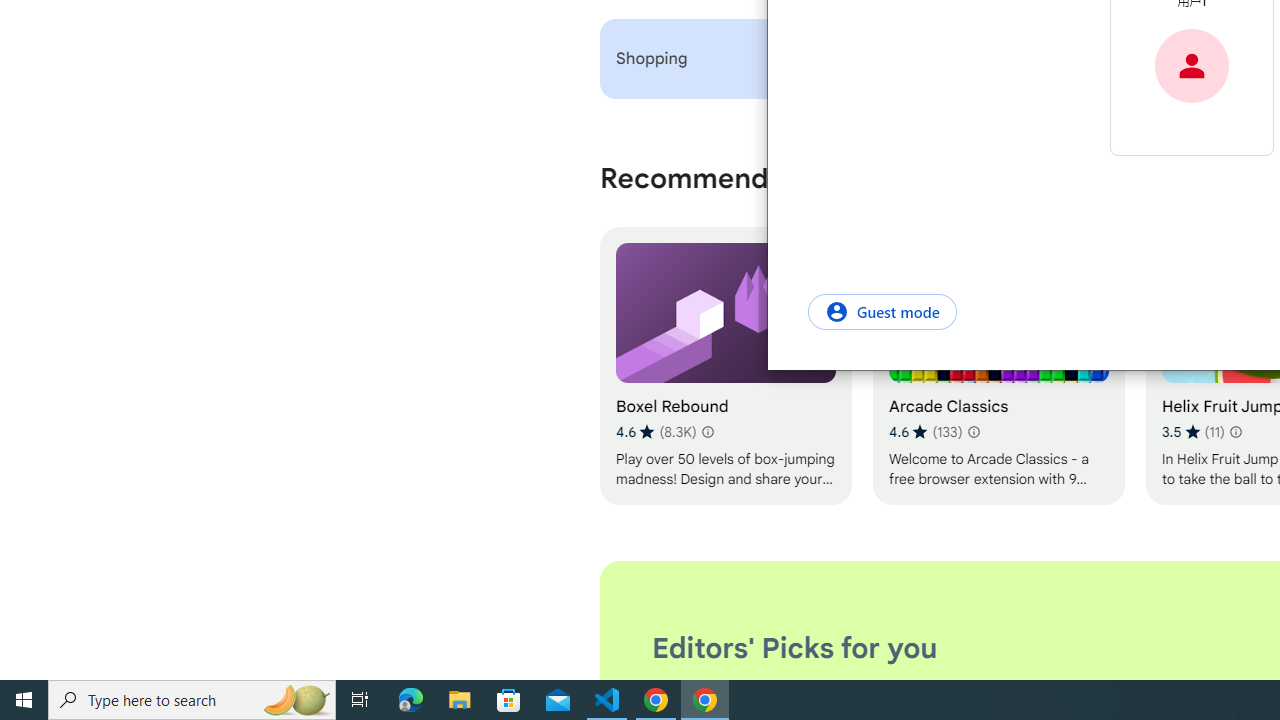 The width and height of the screenshot is (1280, 720). What do you see at coordinates (606, 698) in the screenshot?
I see `'Visual Studio Code - 1 running window'` at bounding box center [606, 698].